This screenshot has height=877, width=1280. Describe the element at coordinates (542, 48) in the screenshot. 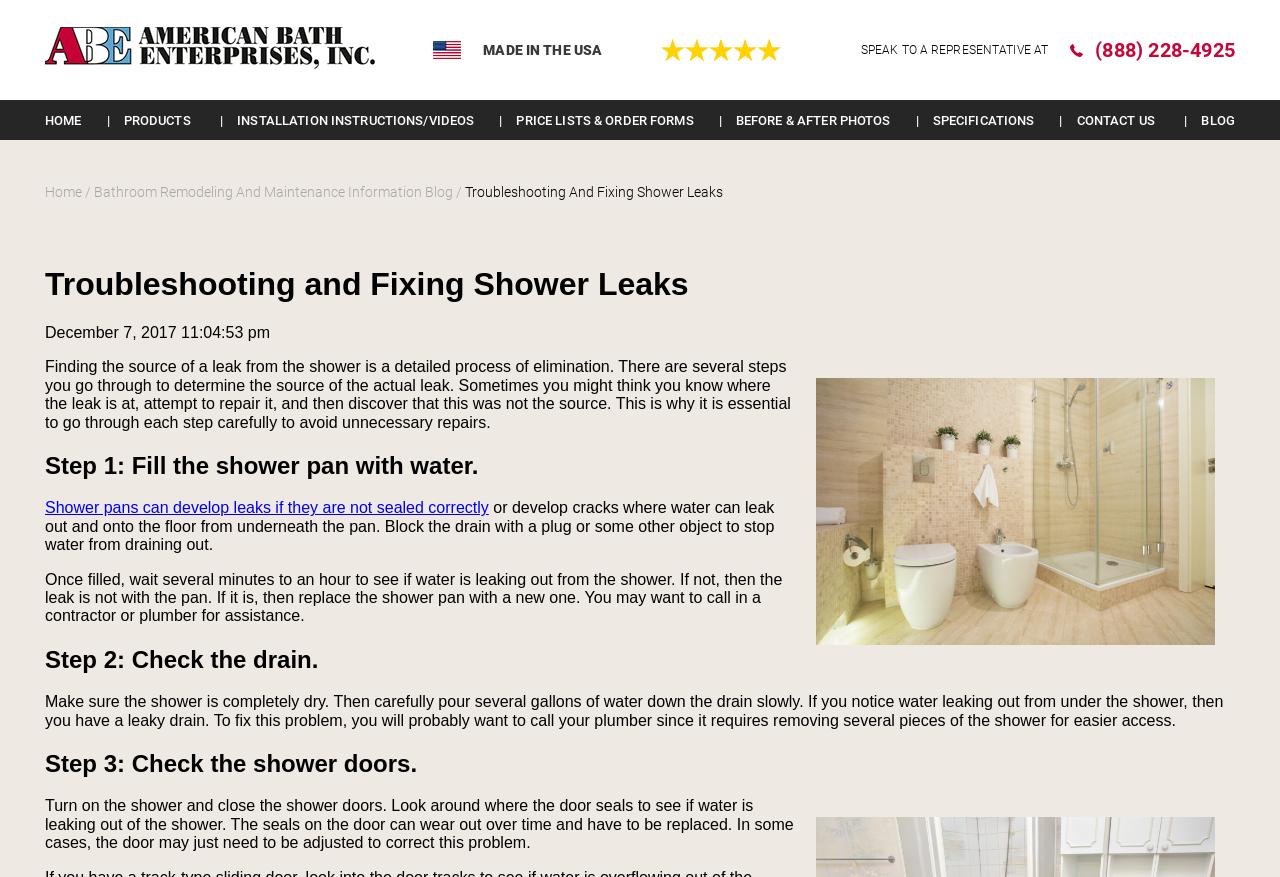

I see `'Made in the USA'` at that location.